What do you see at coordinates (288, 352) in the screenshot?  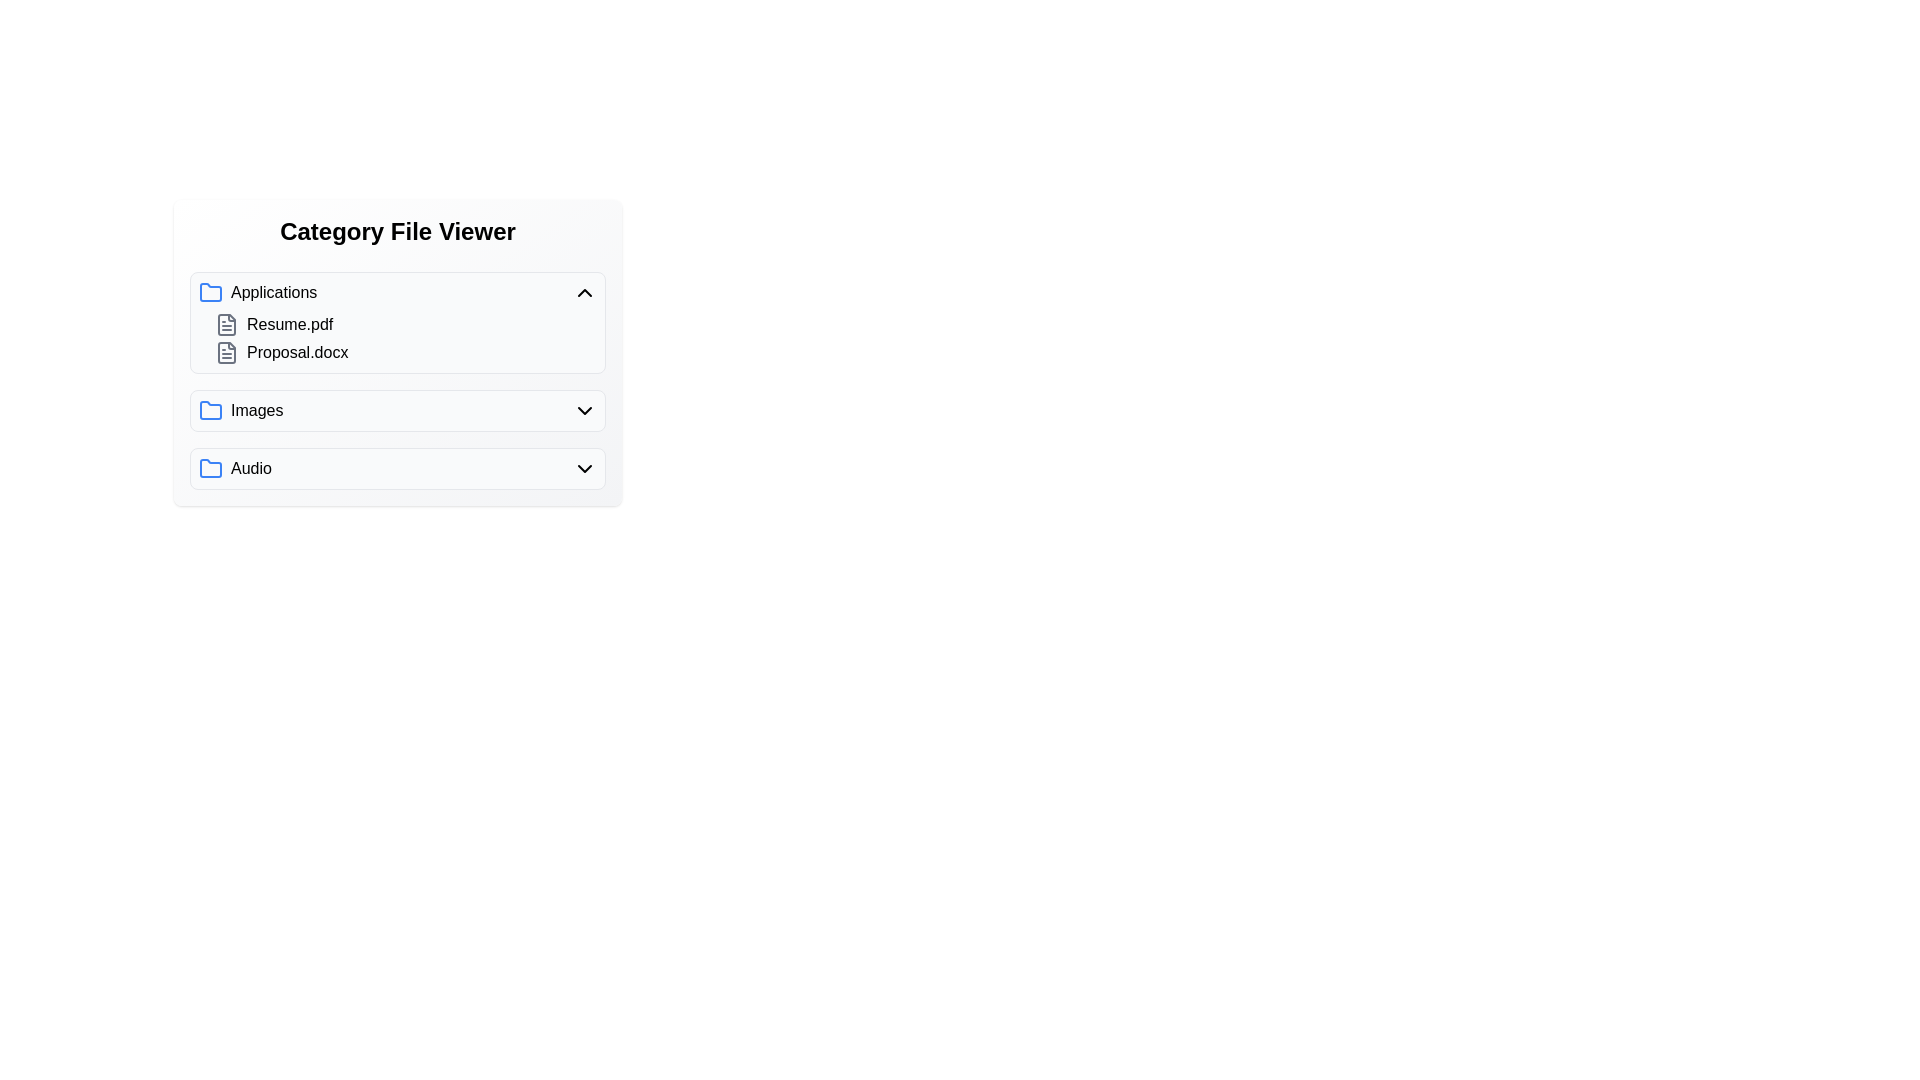 I see `the file Proposal.docx within the 'Applications' category` at bounding box center [288, 352].